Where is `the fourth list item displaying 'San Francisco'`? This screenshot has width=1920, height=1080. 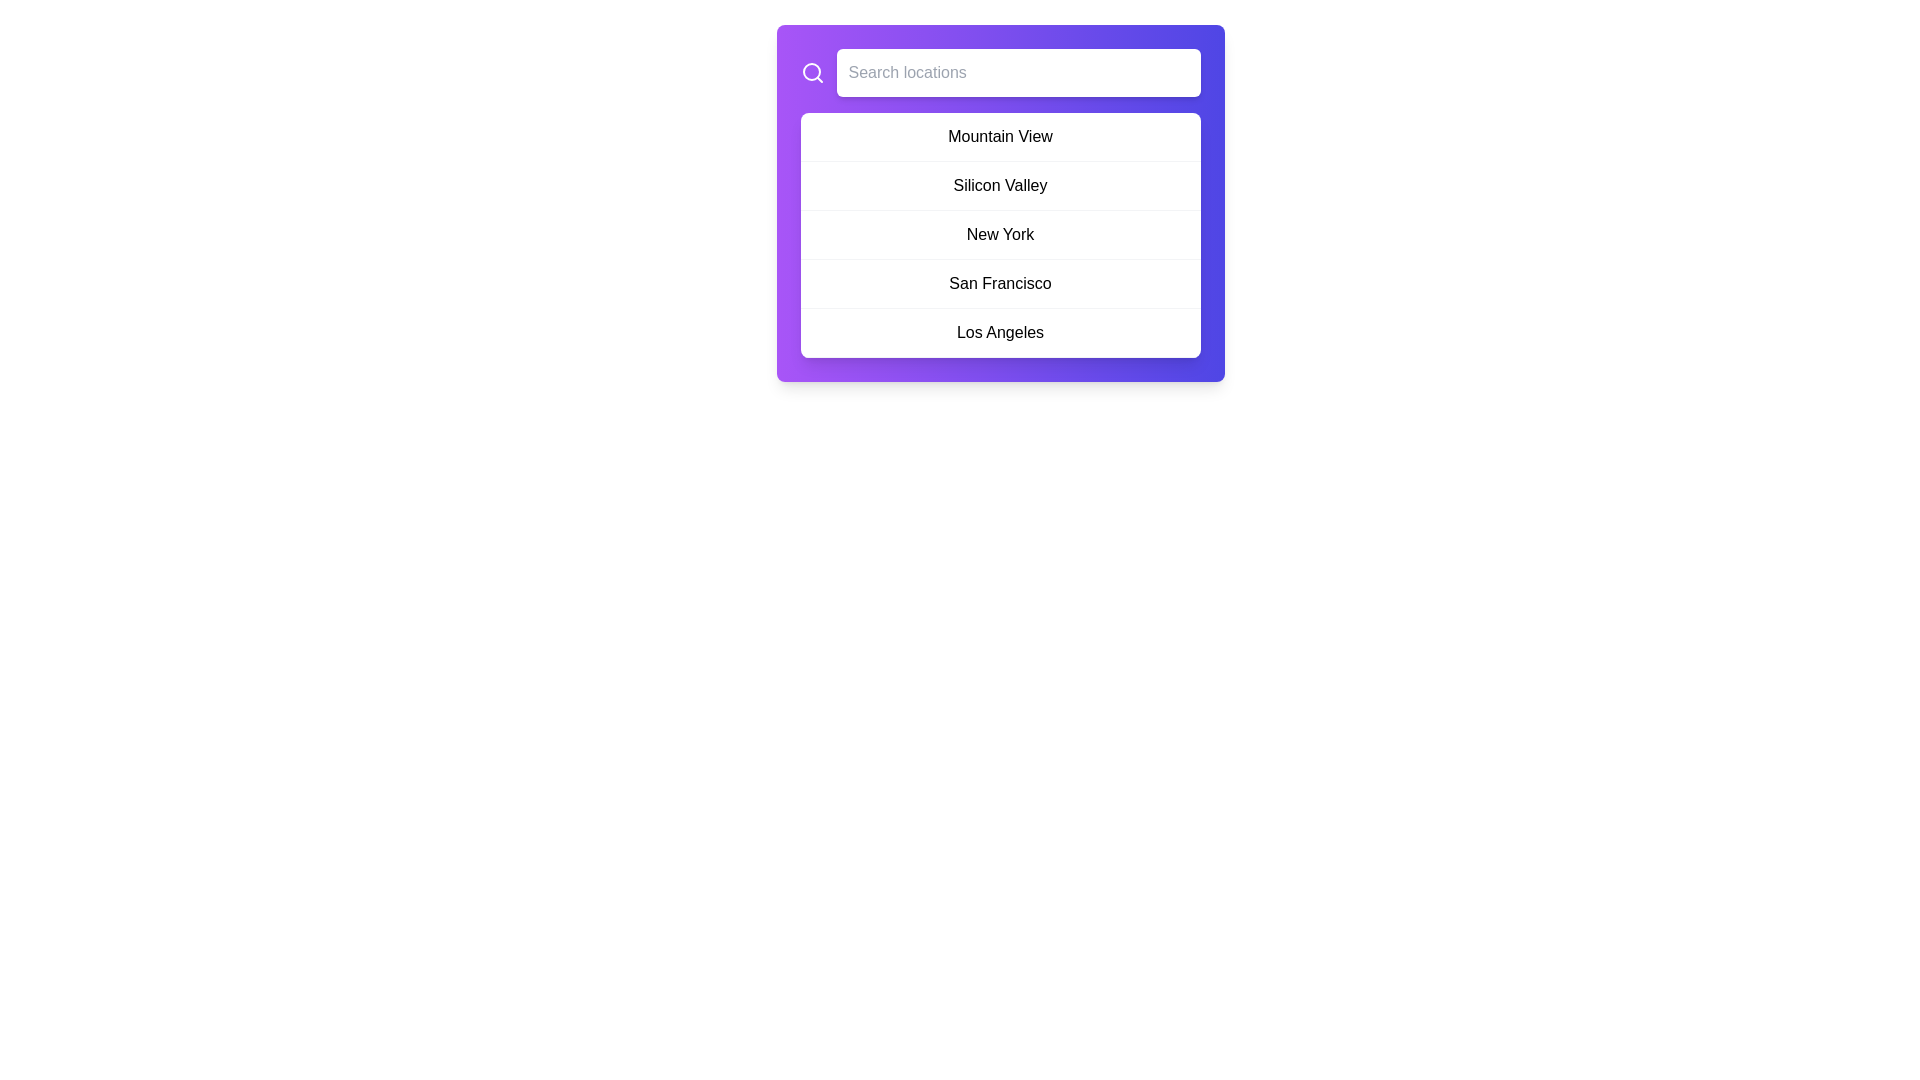
the fourth list item displaying 'San Francisco' is located at coordinates (1000, 284).